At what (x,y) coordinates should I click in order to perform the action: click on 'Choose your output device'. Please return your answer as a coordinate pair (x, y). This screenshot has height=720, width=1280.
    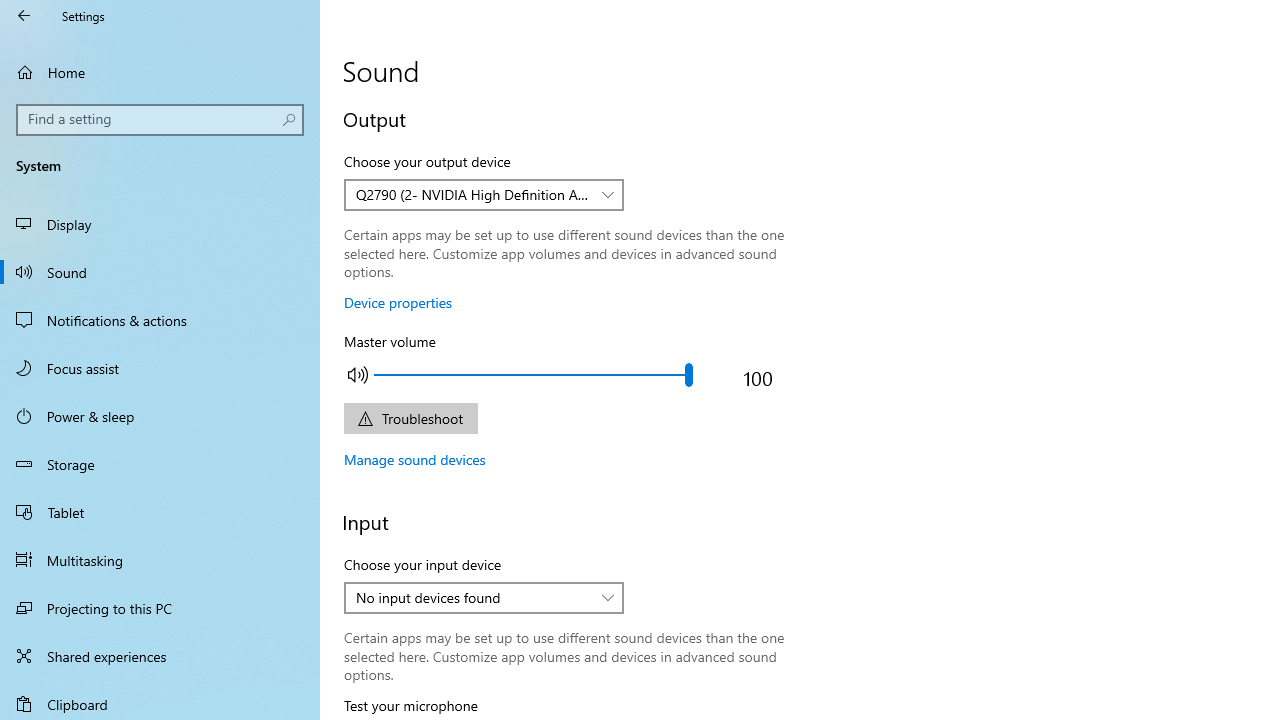
    Looking at the image, I should click on (484, 195).